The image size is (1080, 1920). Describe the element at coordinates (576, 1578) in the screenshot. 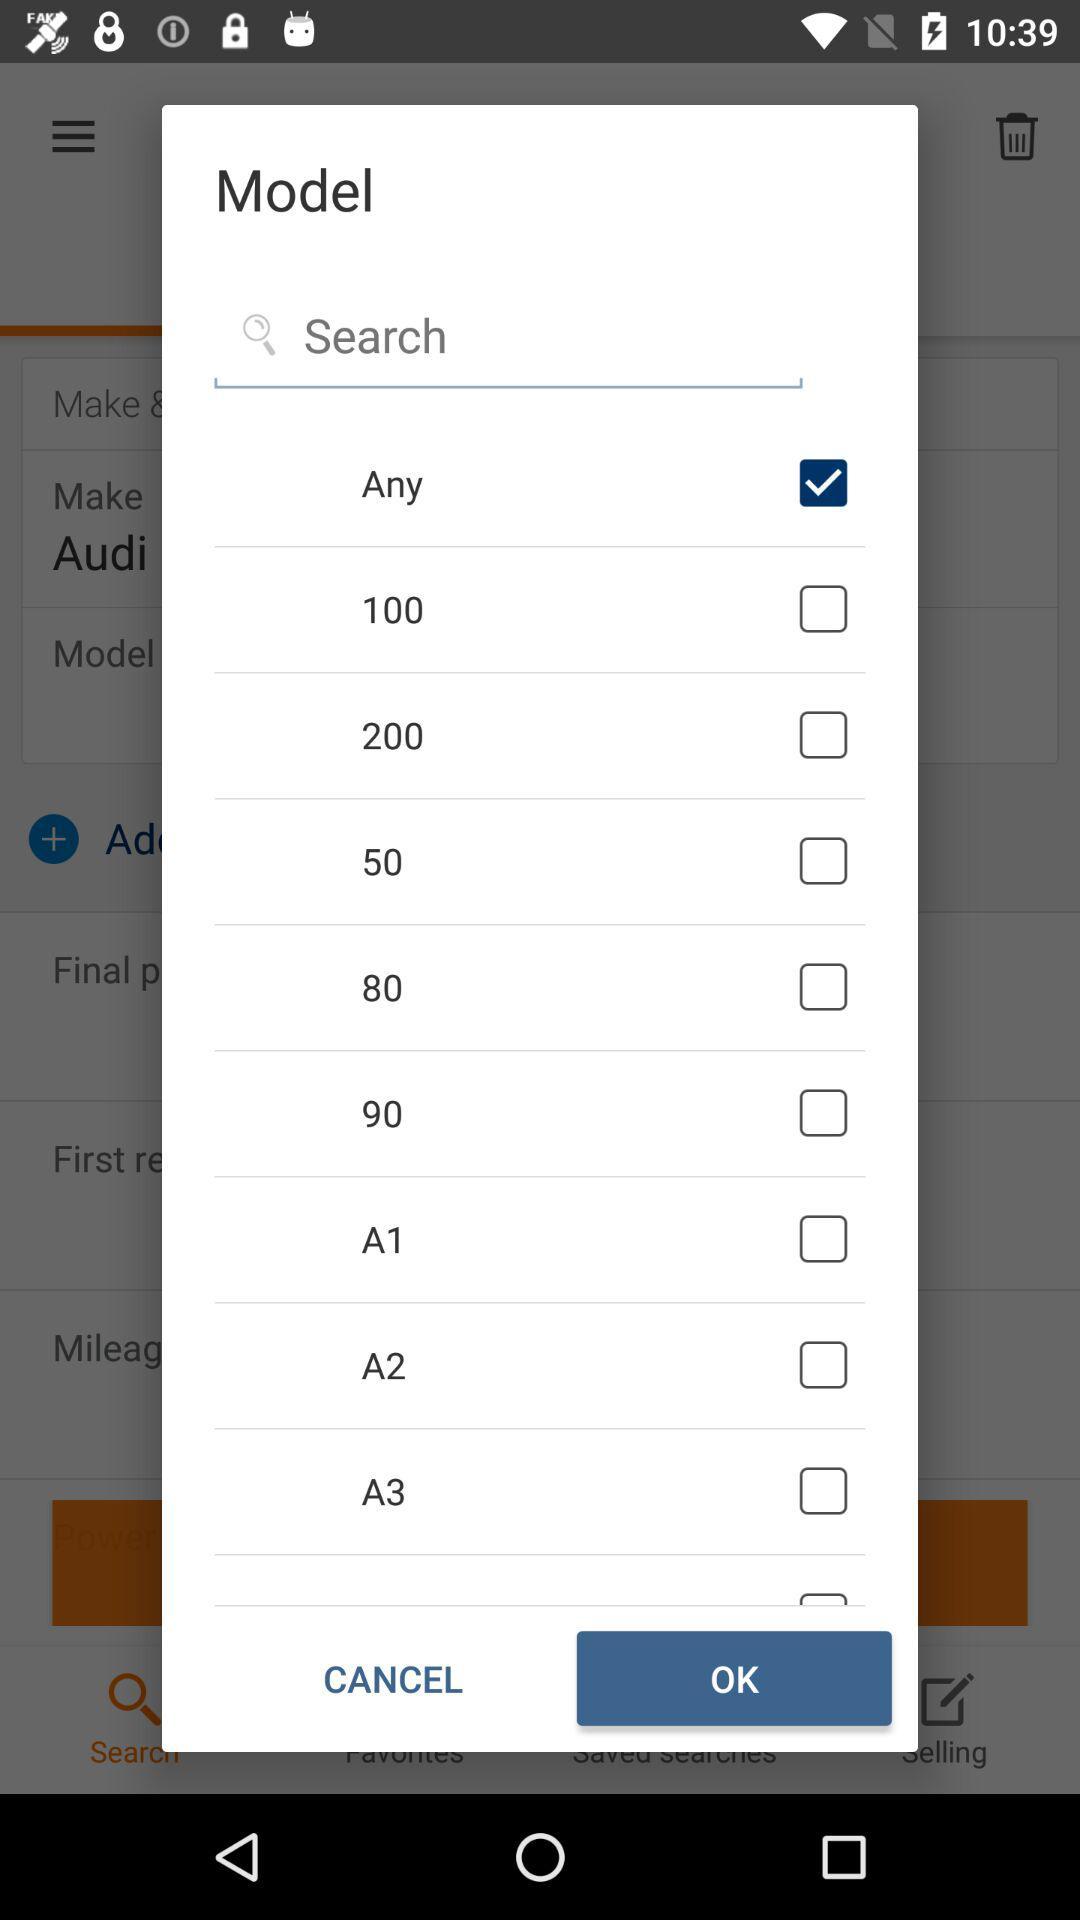

I see `the a4 item` at that location.